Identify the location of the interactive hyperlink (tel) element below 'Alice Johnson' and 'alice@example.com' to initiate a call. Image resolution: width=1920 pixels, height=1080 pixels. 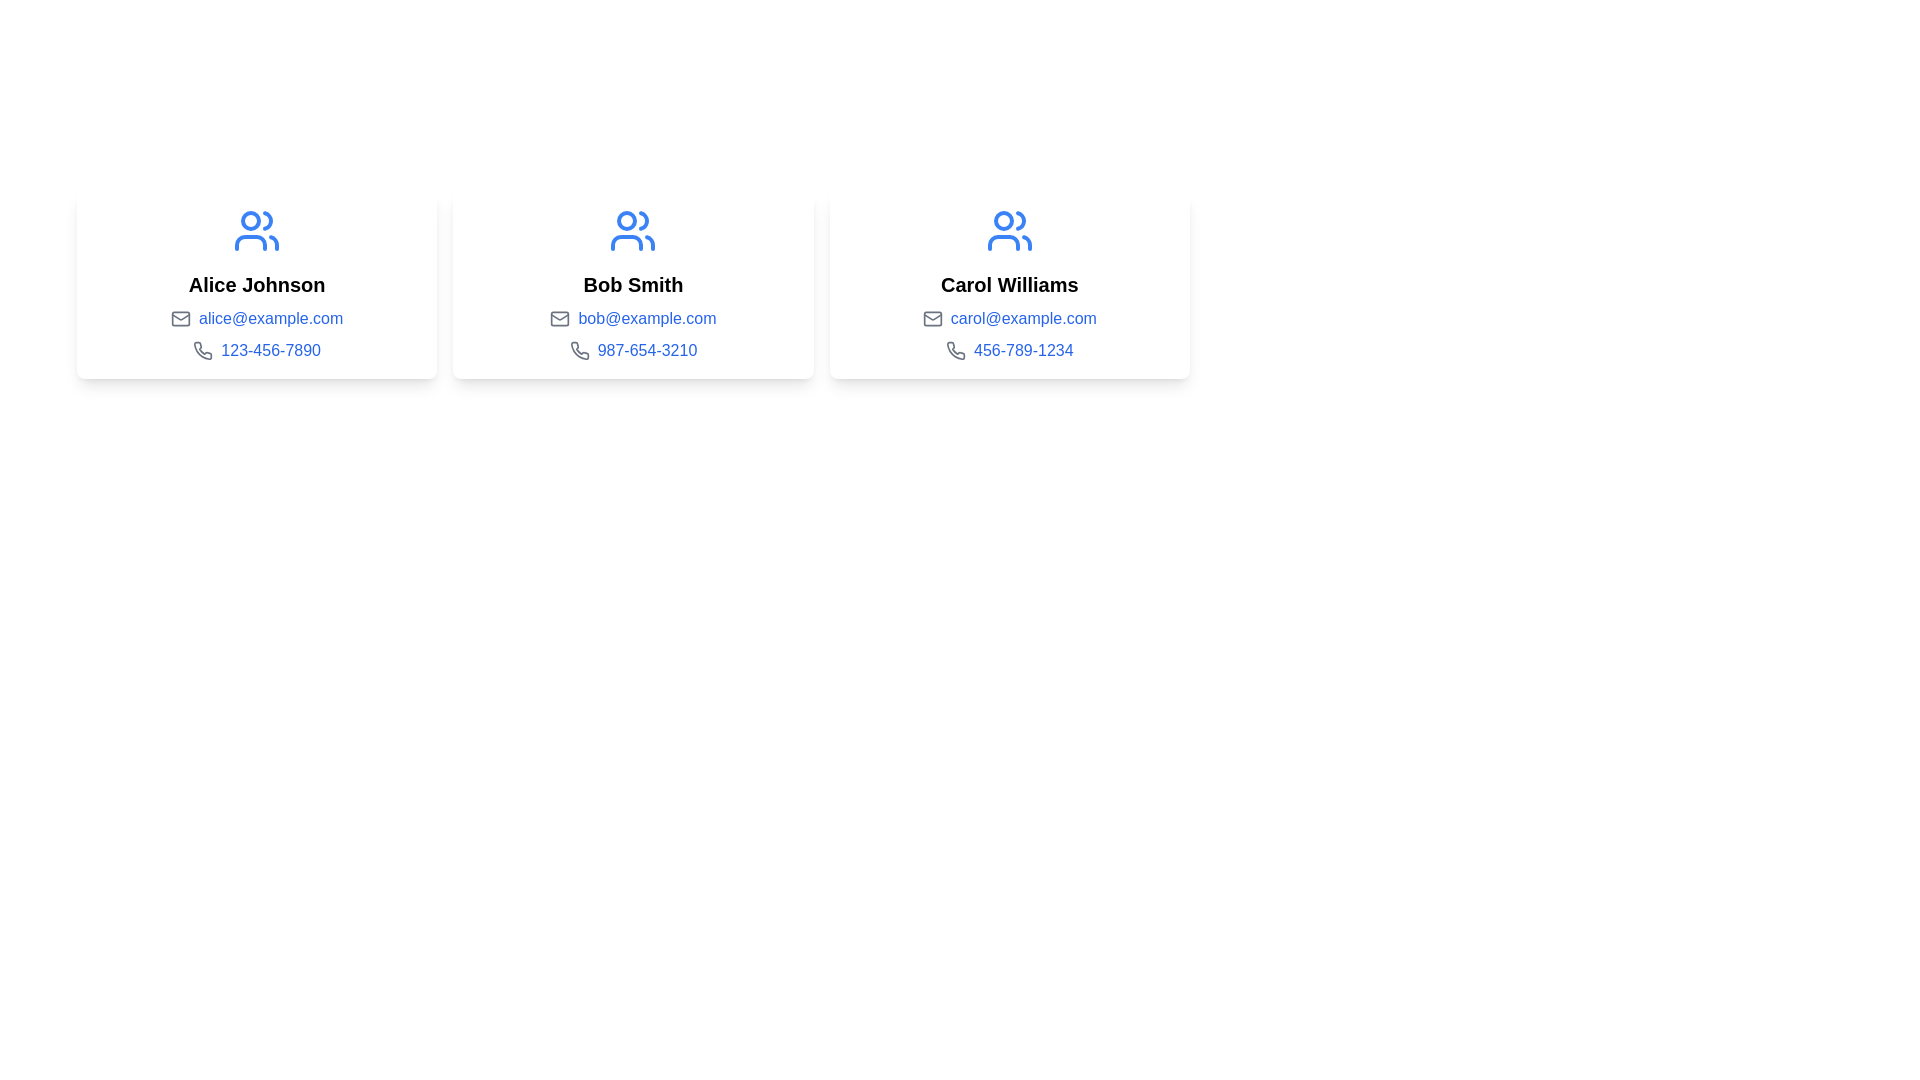
(256, 350).